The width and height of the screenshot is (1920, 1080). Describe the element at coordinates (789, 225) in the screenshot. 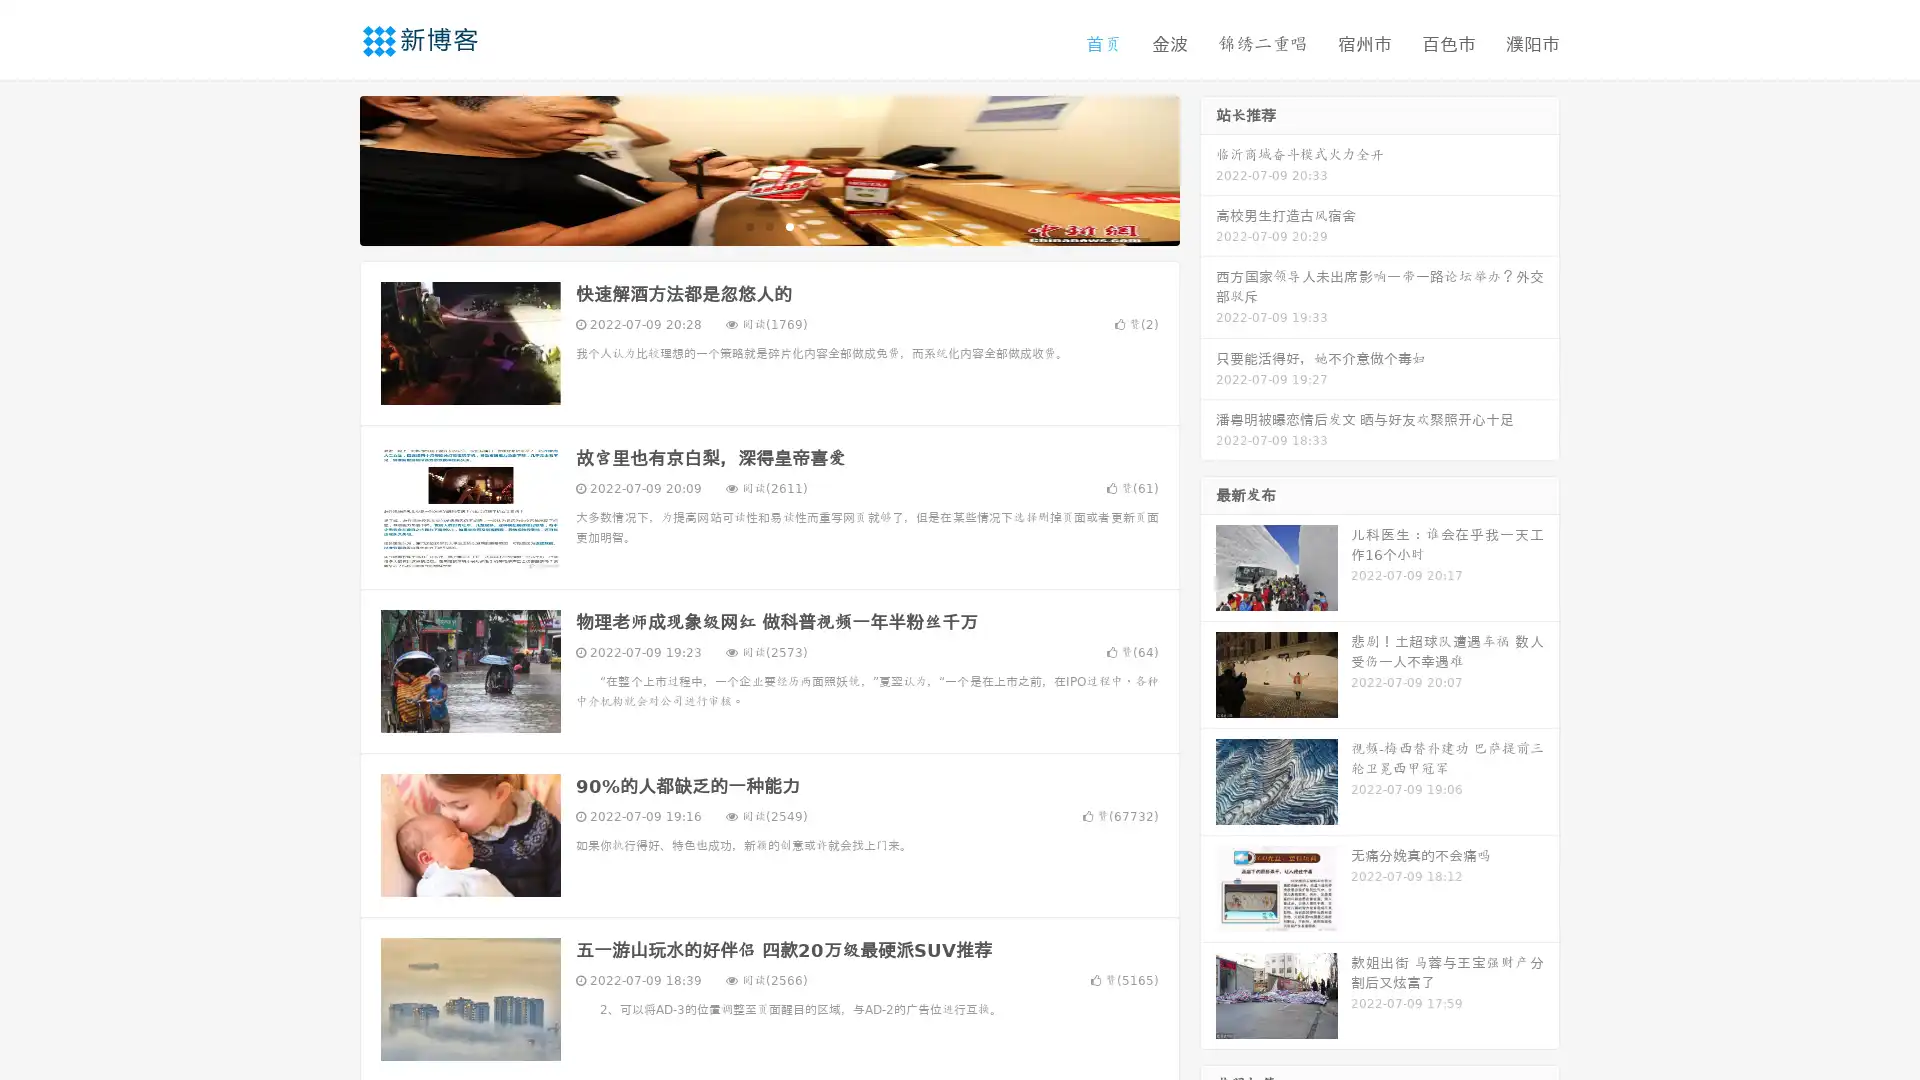

I see `Go to slide 3` at that location.